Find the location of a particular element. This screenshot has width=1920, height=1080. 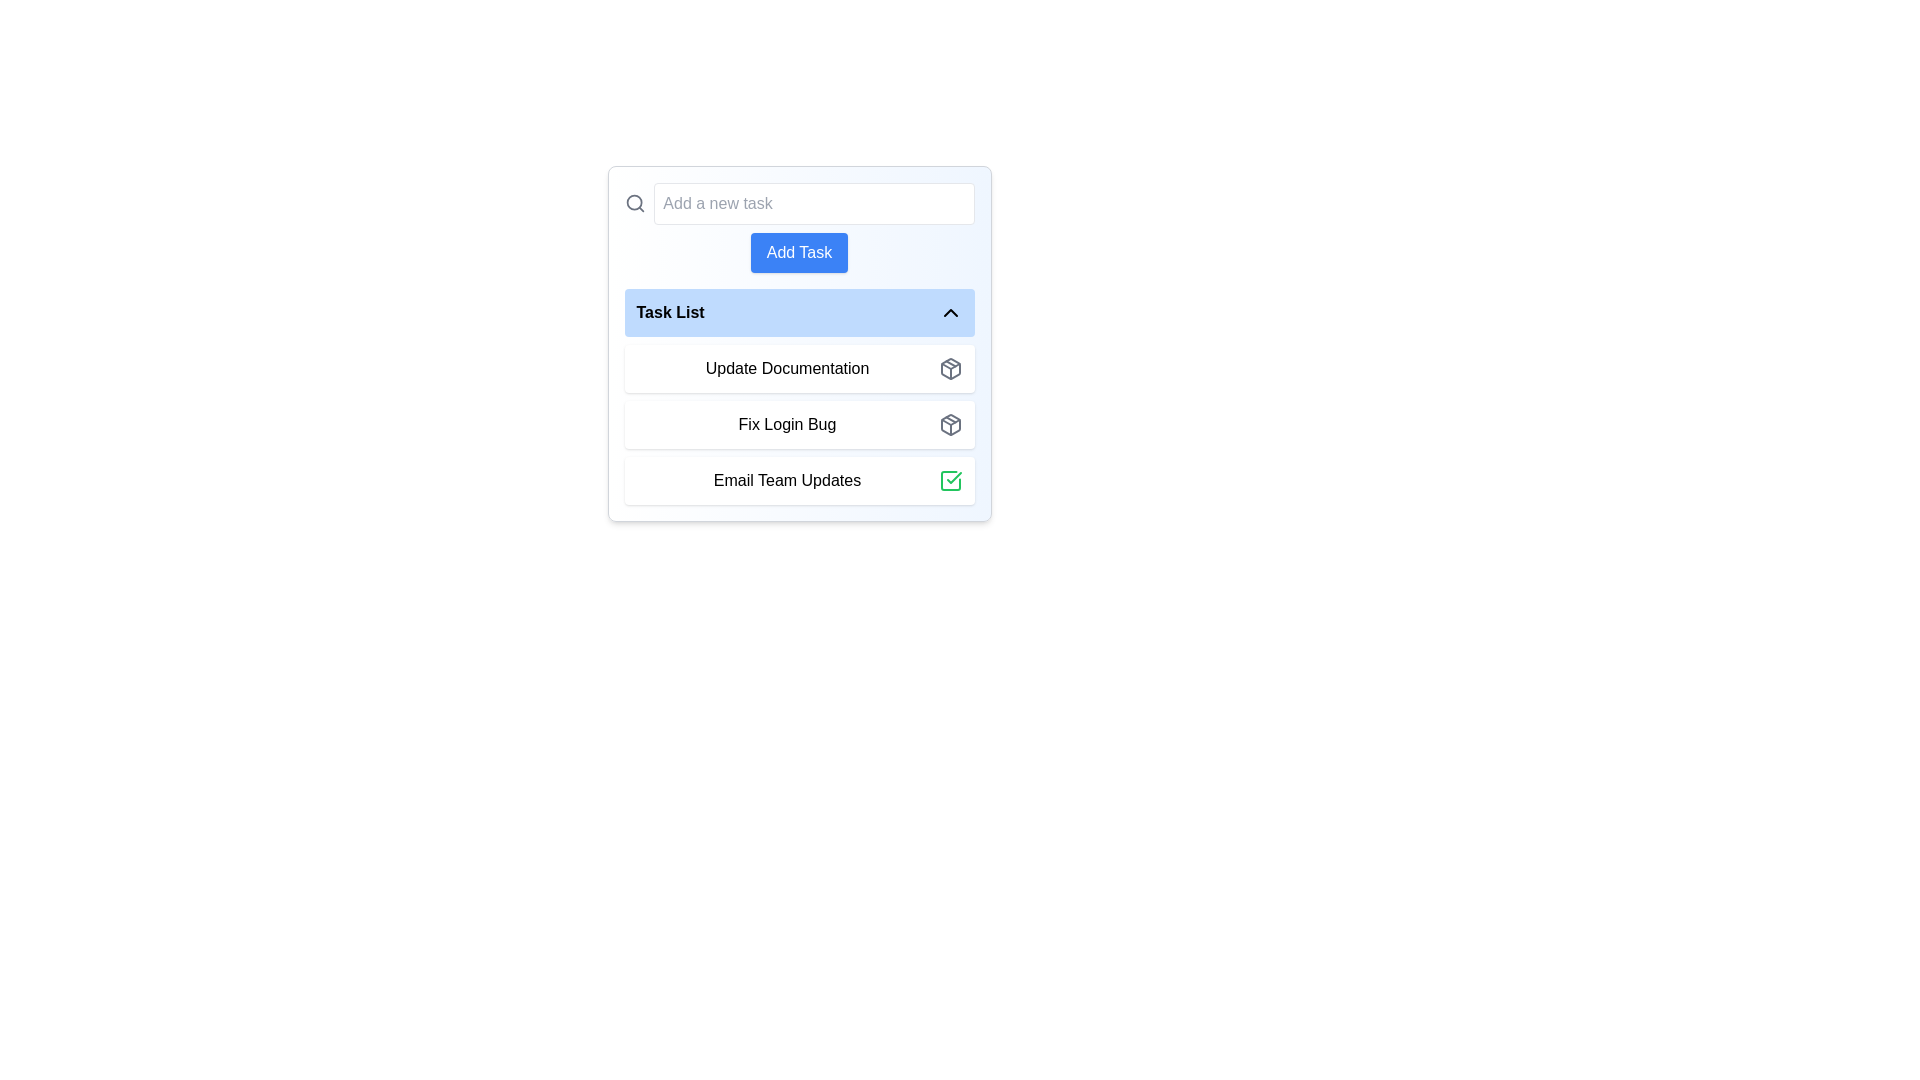

the first task item is located at coordinates (798, 369).